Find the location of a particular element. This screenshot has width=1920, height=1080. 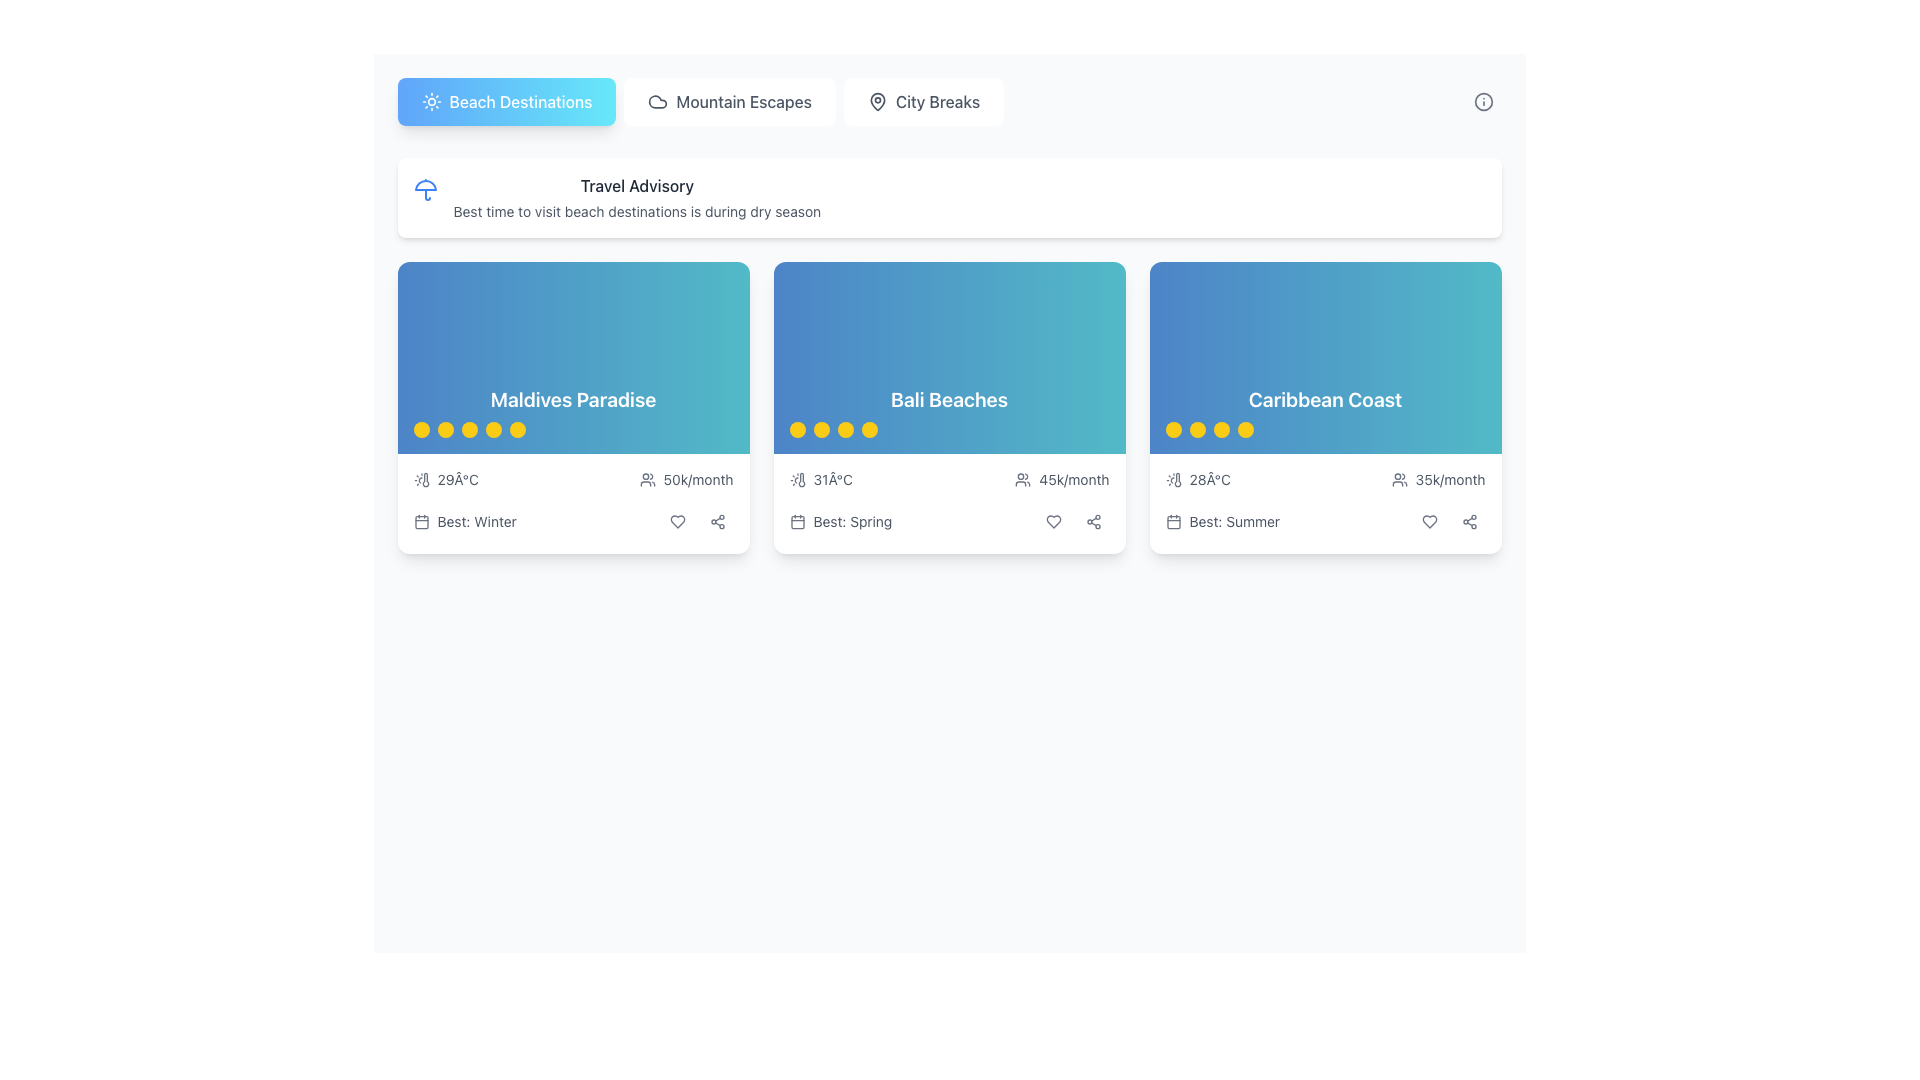

the decorative icon component located inside the SVG group in the 'Caribbean Coast' section of the card is located at coordinates (1177, 479).